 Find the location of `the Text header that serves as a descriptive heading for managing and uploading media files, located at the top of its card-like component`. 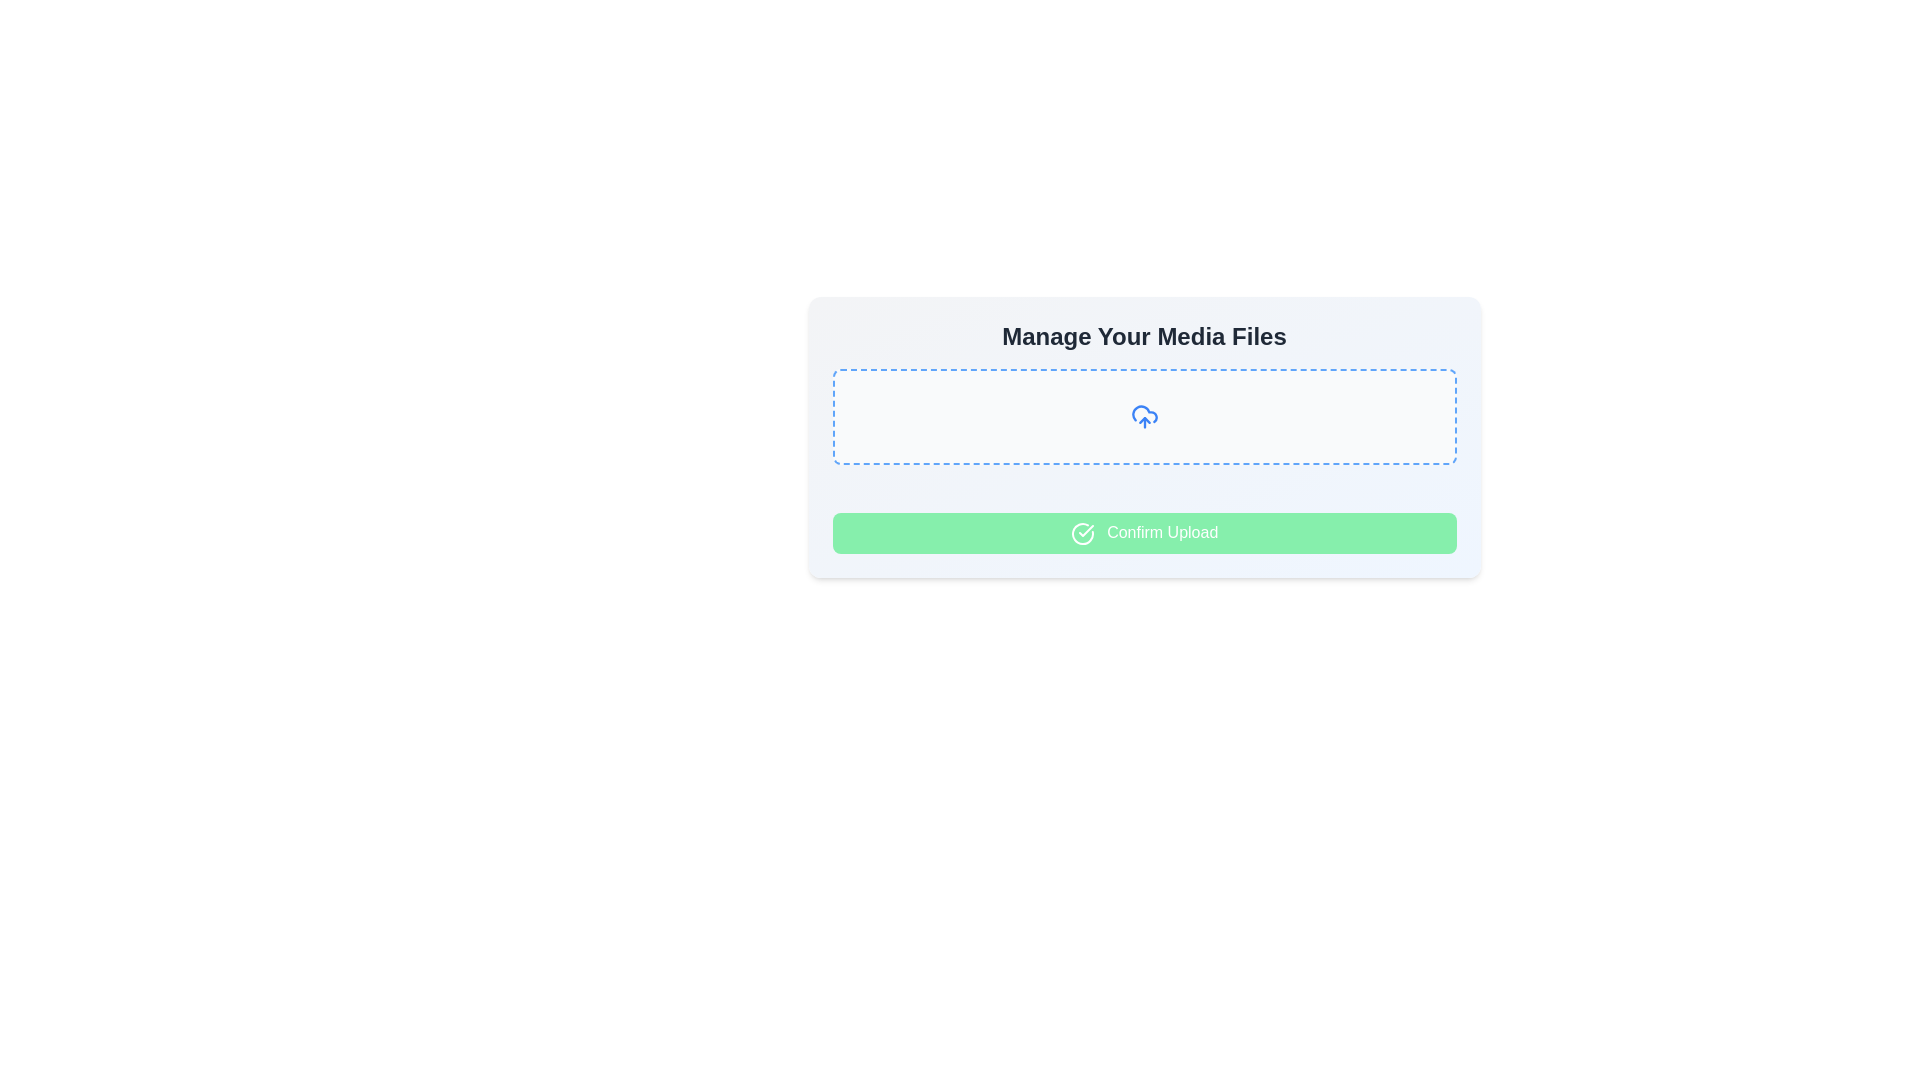

the Text header that serves as a descriptive heading for managing and uploading media files, located at the top of its card-like component is located at coordinates (1144, 335).